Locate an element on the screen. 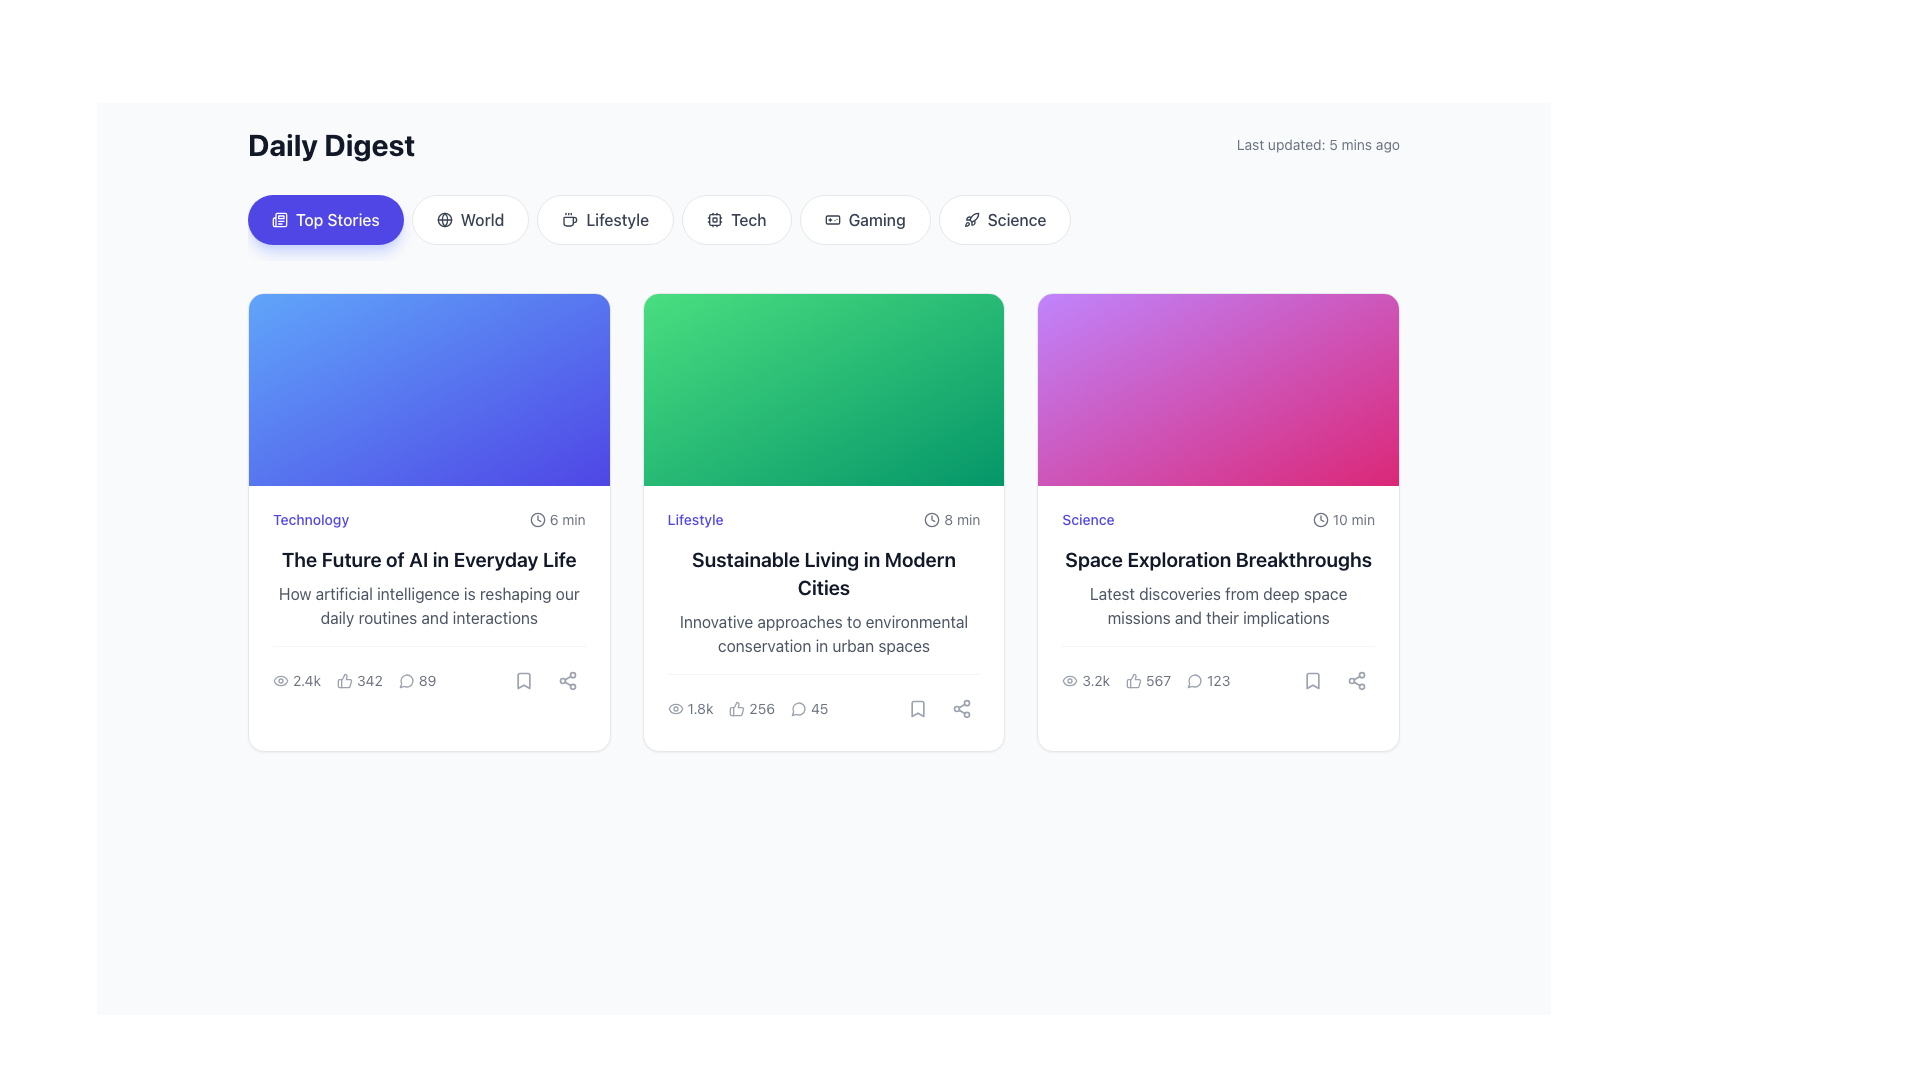  the static text label displaying the number '89' located in the comments section of the first card, which is directly to the right of a speech bubble icon is located at coordinates (426, 680).